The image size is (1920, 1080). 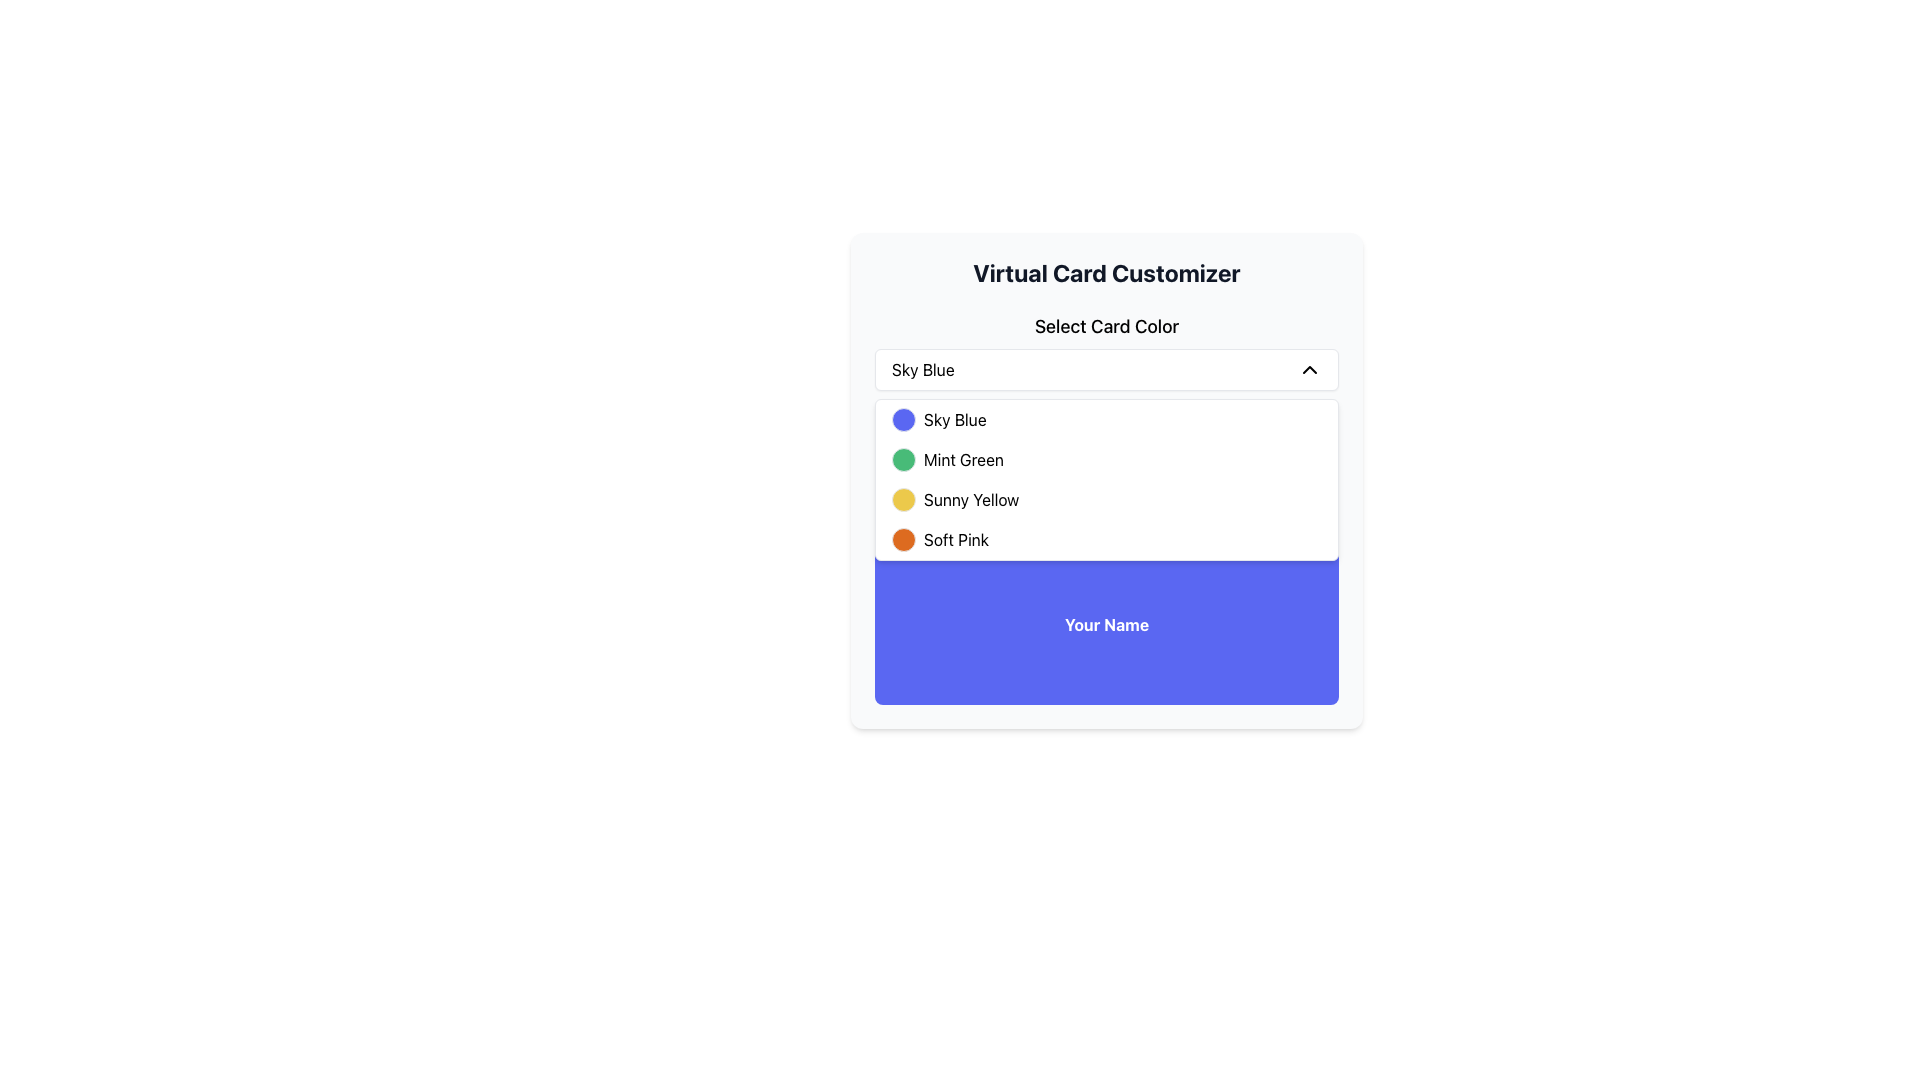 I want to click on the color indicator for 'Mint Green' in the dropdown menu, which is positioned on the left side of the text 'Mint Green.', so click(x=902, y=459).